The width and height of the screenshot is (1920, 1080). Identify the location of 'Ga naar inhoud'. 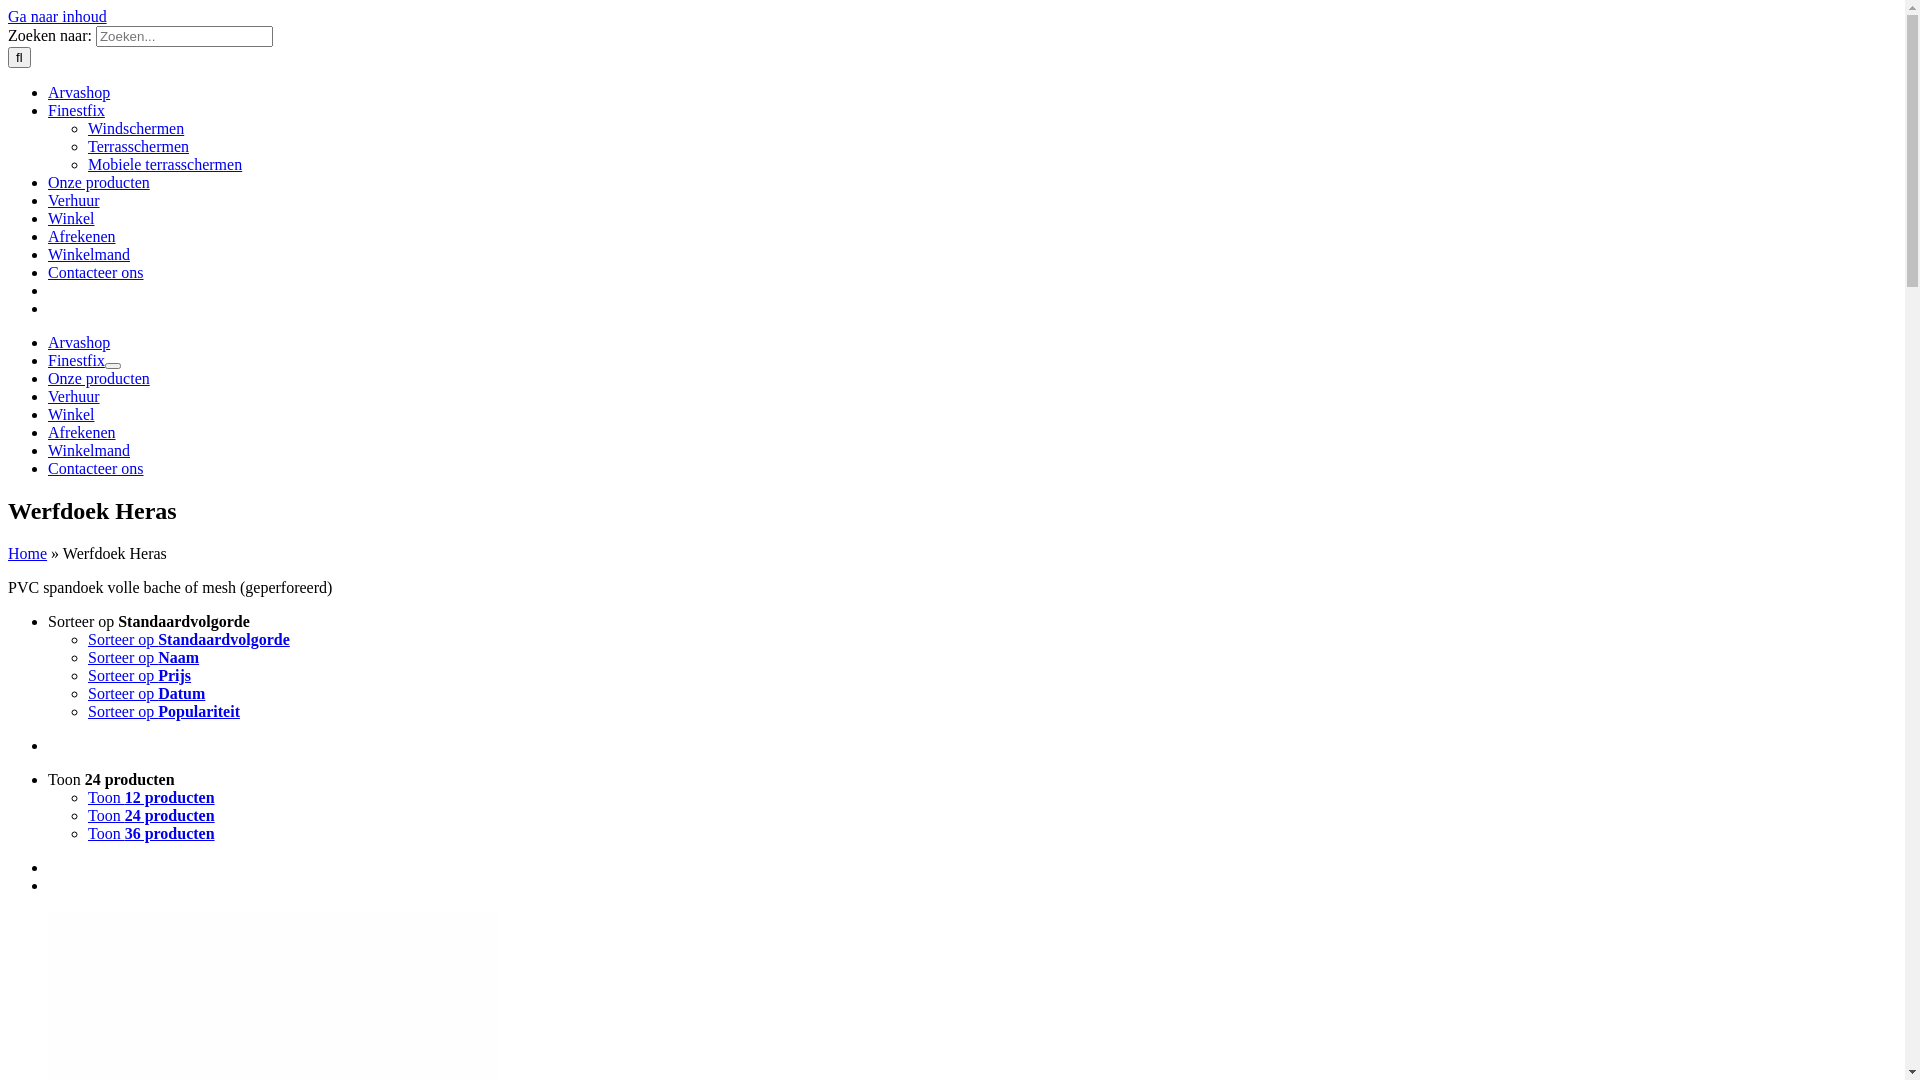
(8, 16).